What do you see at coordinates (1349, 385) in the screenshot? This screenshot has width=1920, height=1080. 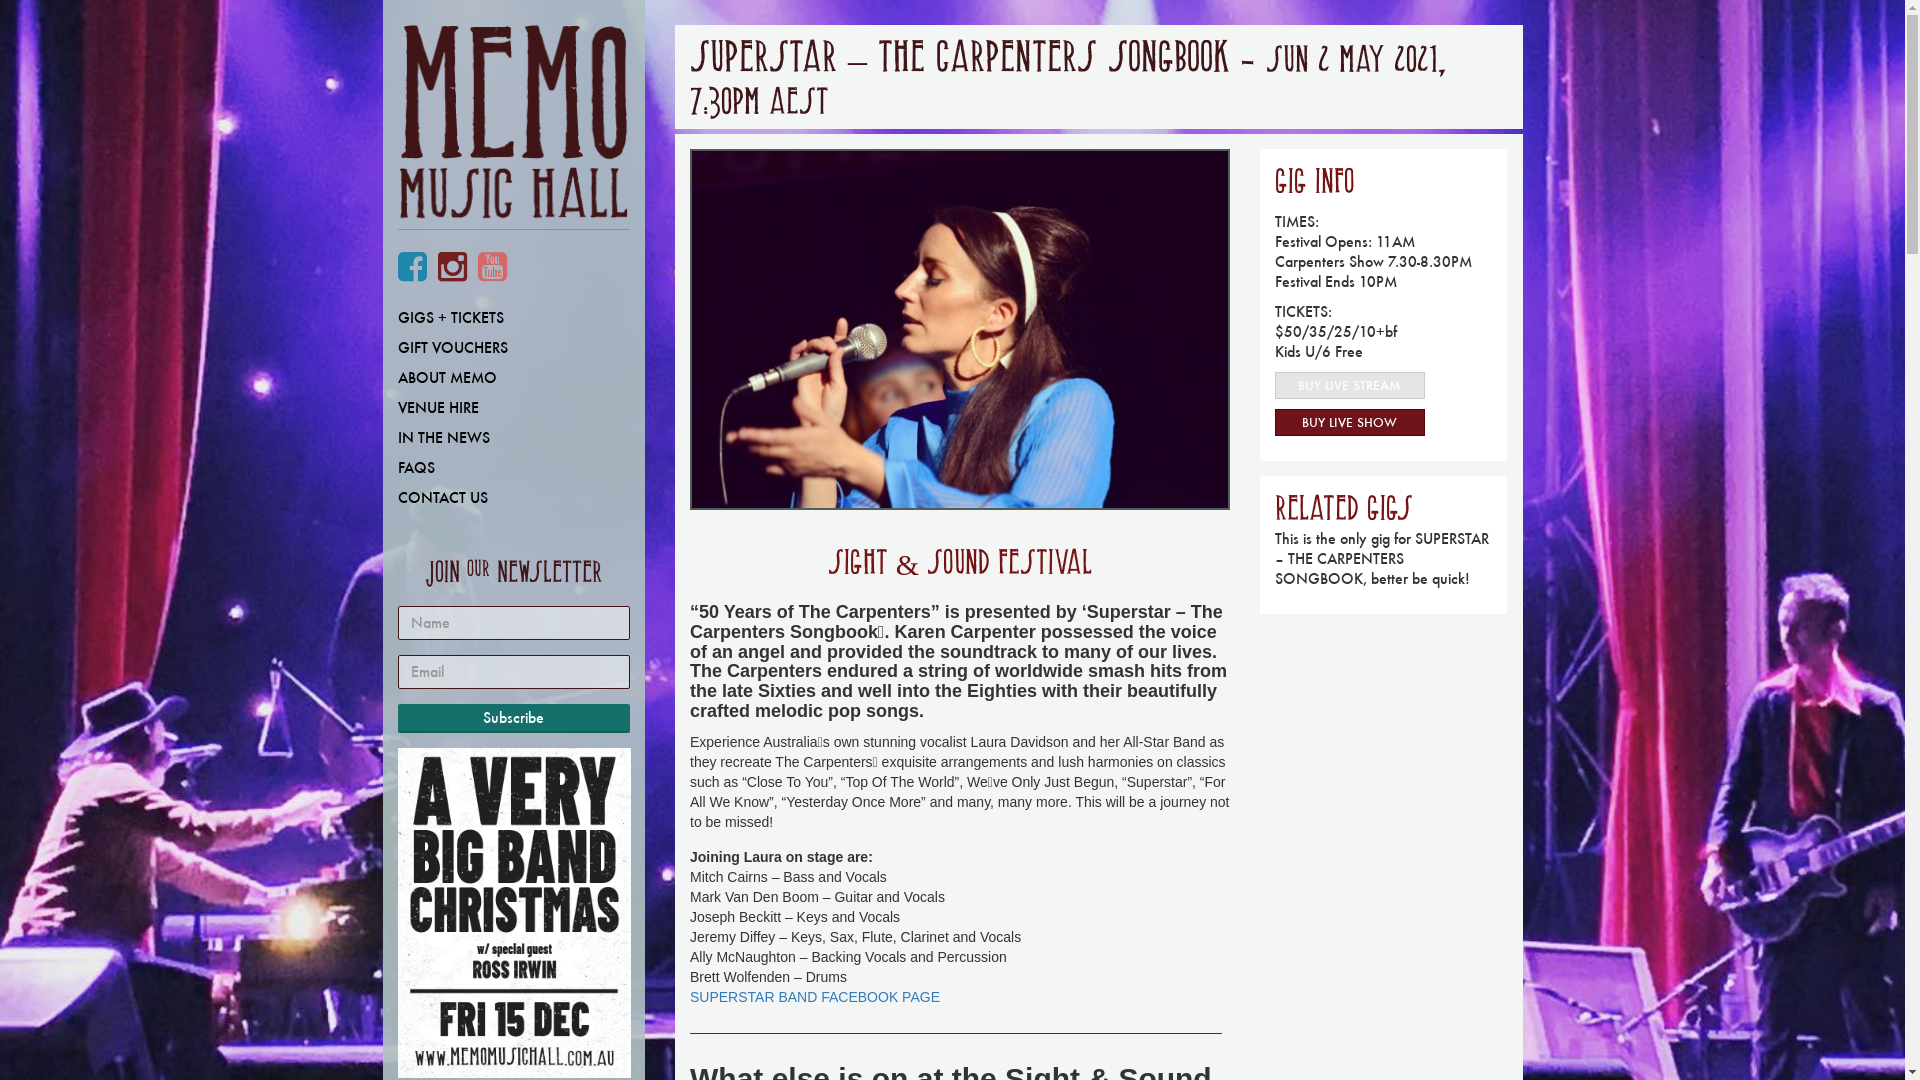 I see `'BUY LIVE STREAM'` at bounding box center [1349, 385].